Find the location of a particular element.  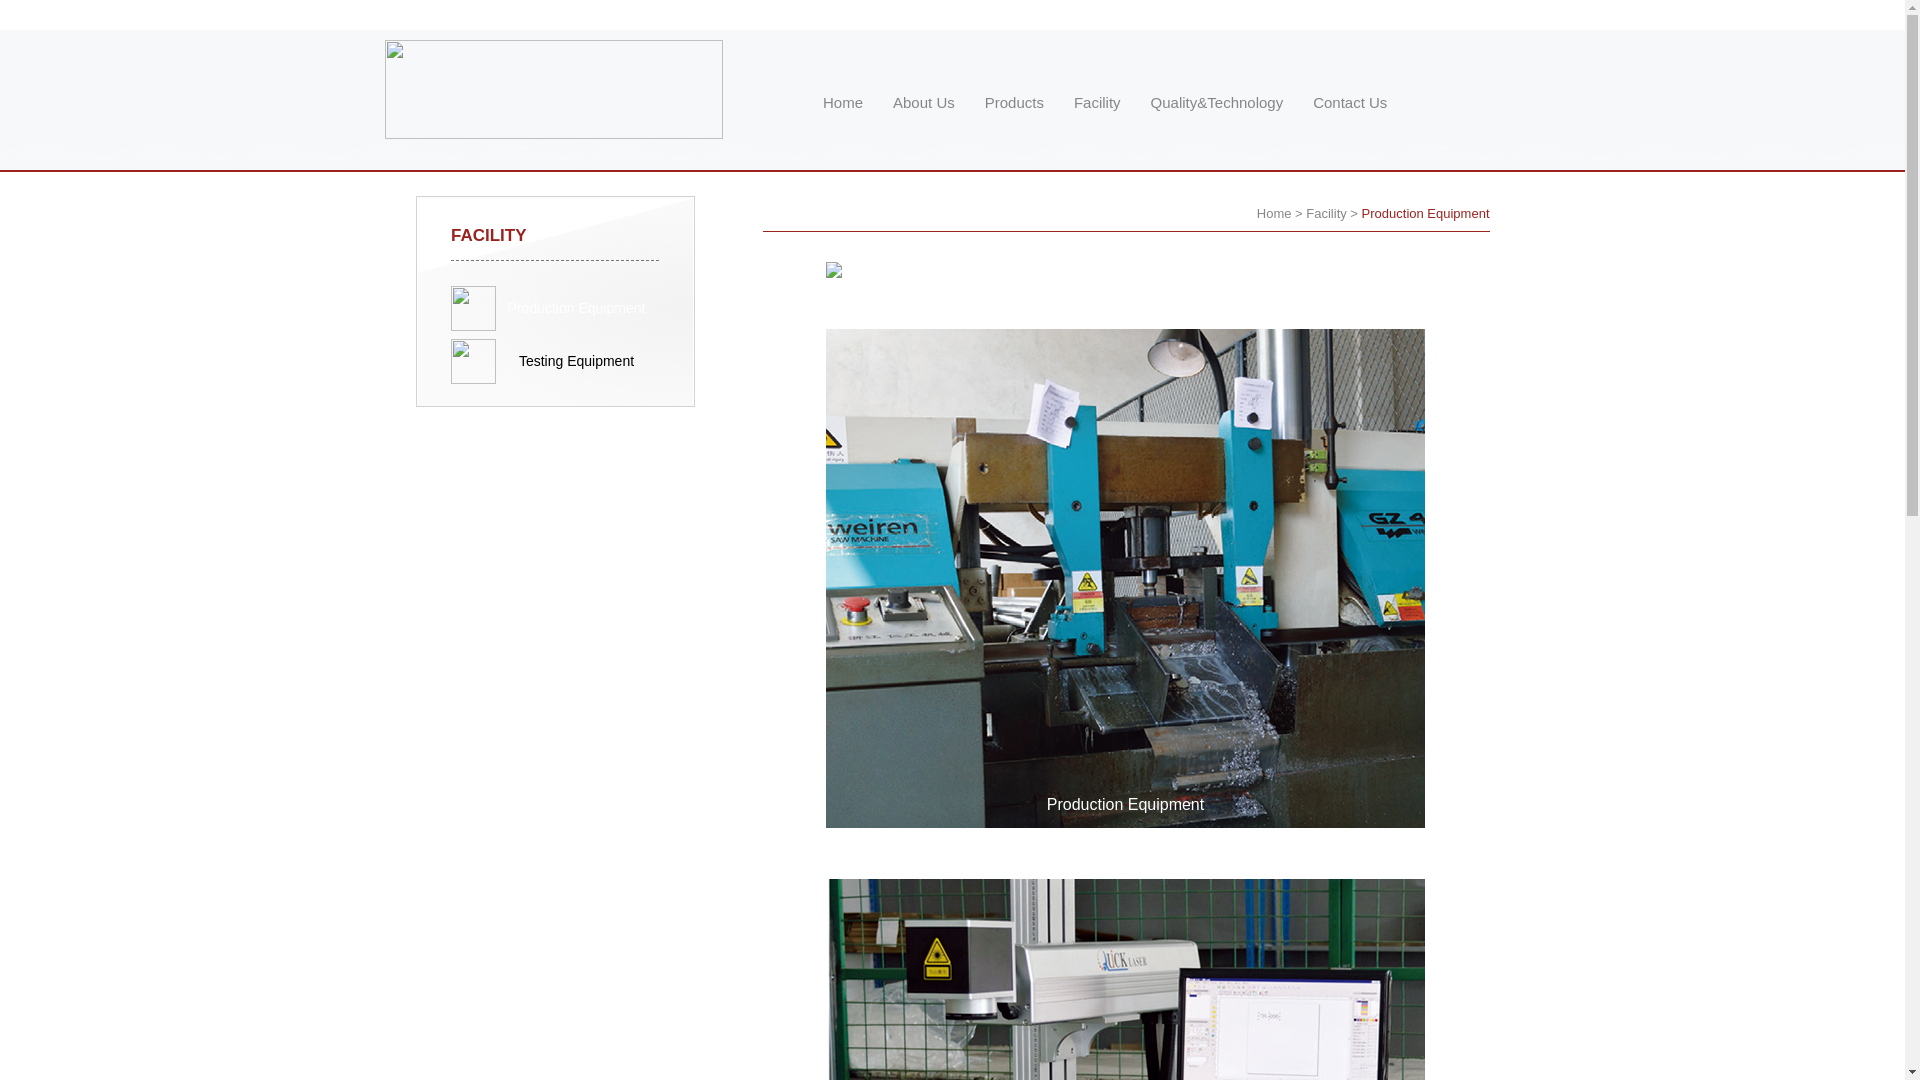

'Quality&Technology' is located at coordinates (1216, 102).